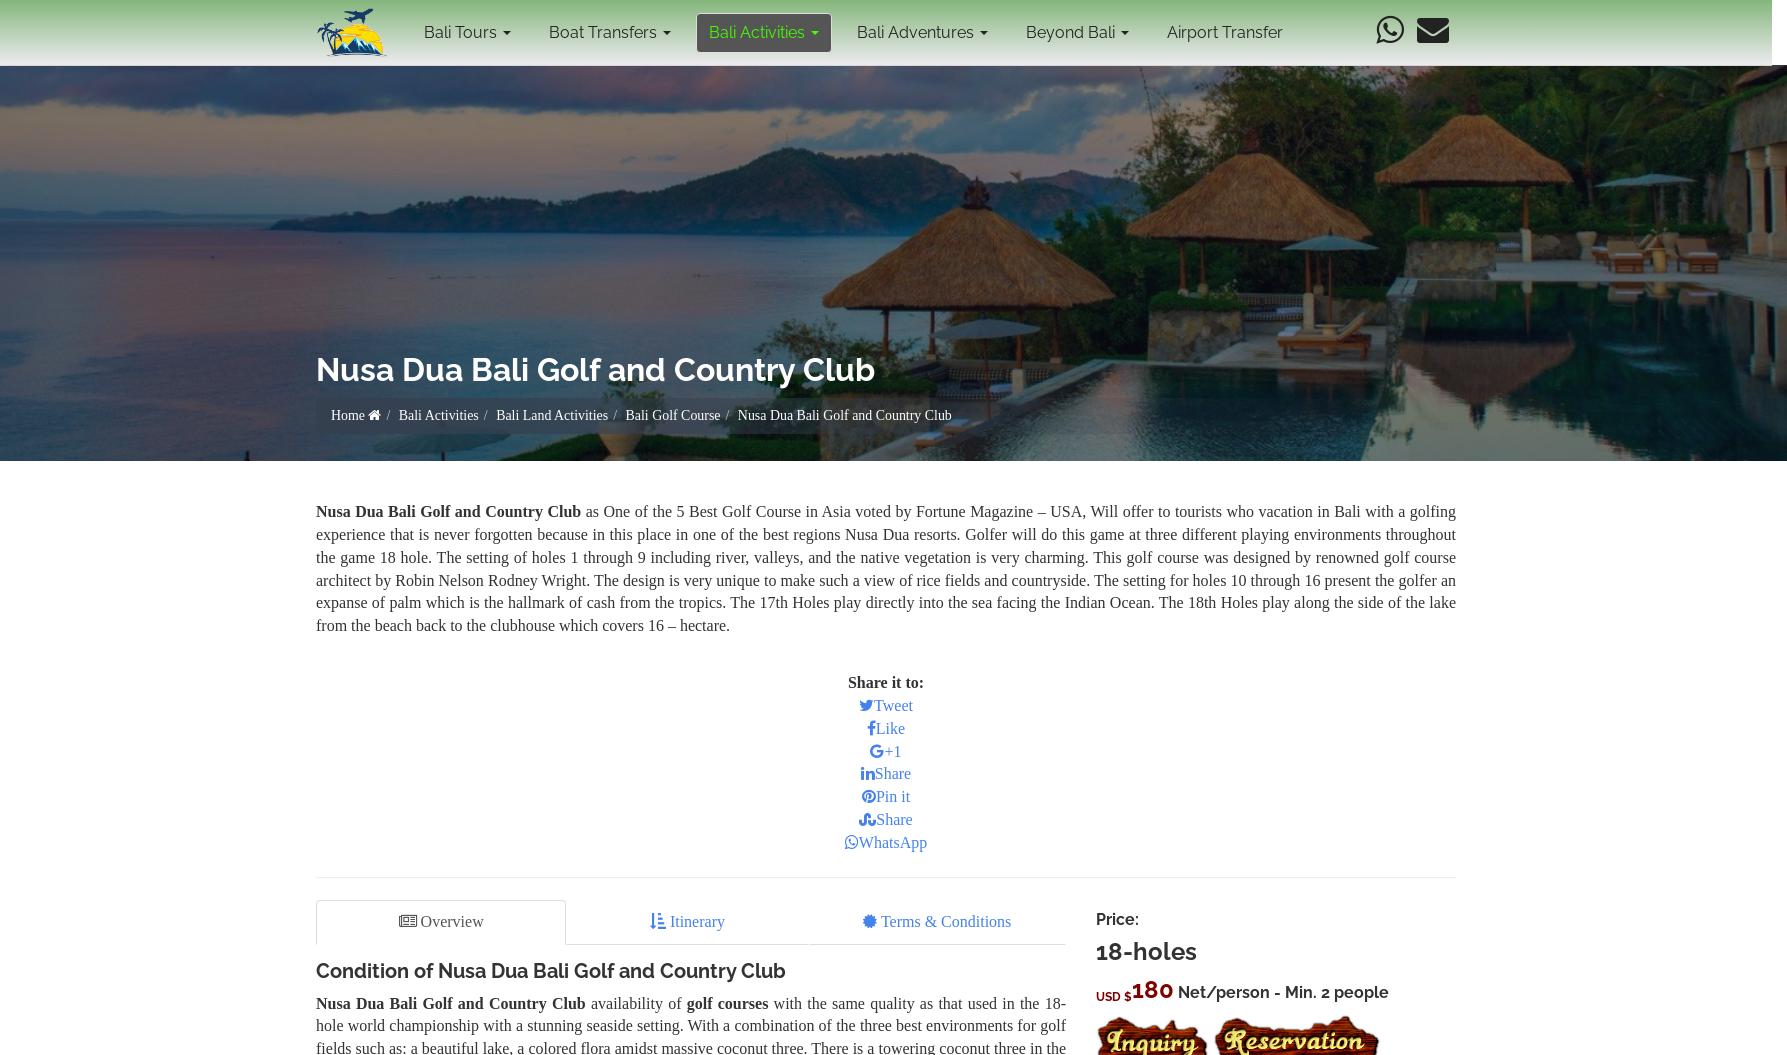 Image resolution: width=1787 pixels, height=1055 pixels. Describe the element at coordinates (885, 680) in the screenshot. I see `'Share it to:'` at that location.